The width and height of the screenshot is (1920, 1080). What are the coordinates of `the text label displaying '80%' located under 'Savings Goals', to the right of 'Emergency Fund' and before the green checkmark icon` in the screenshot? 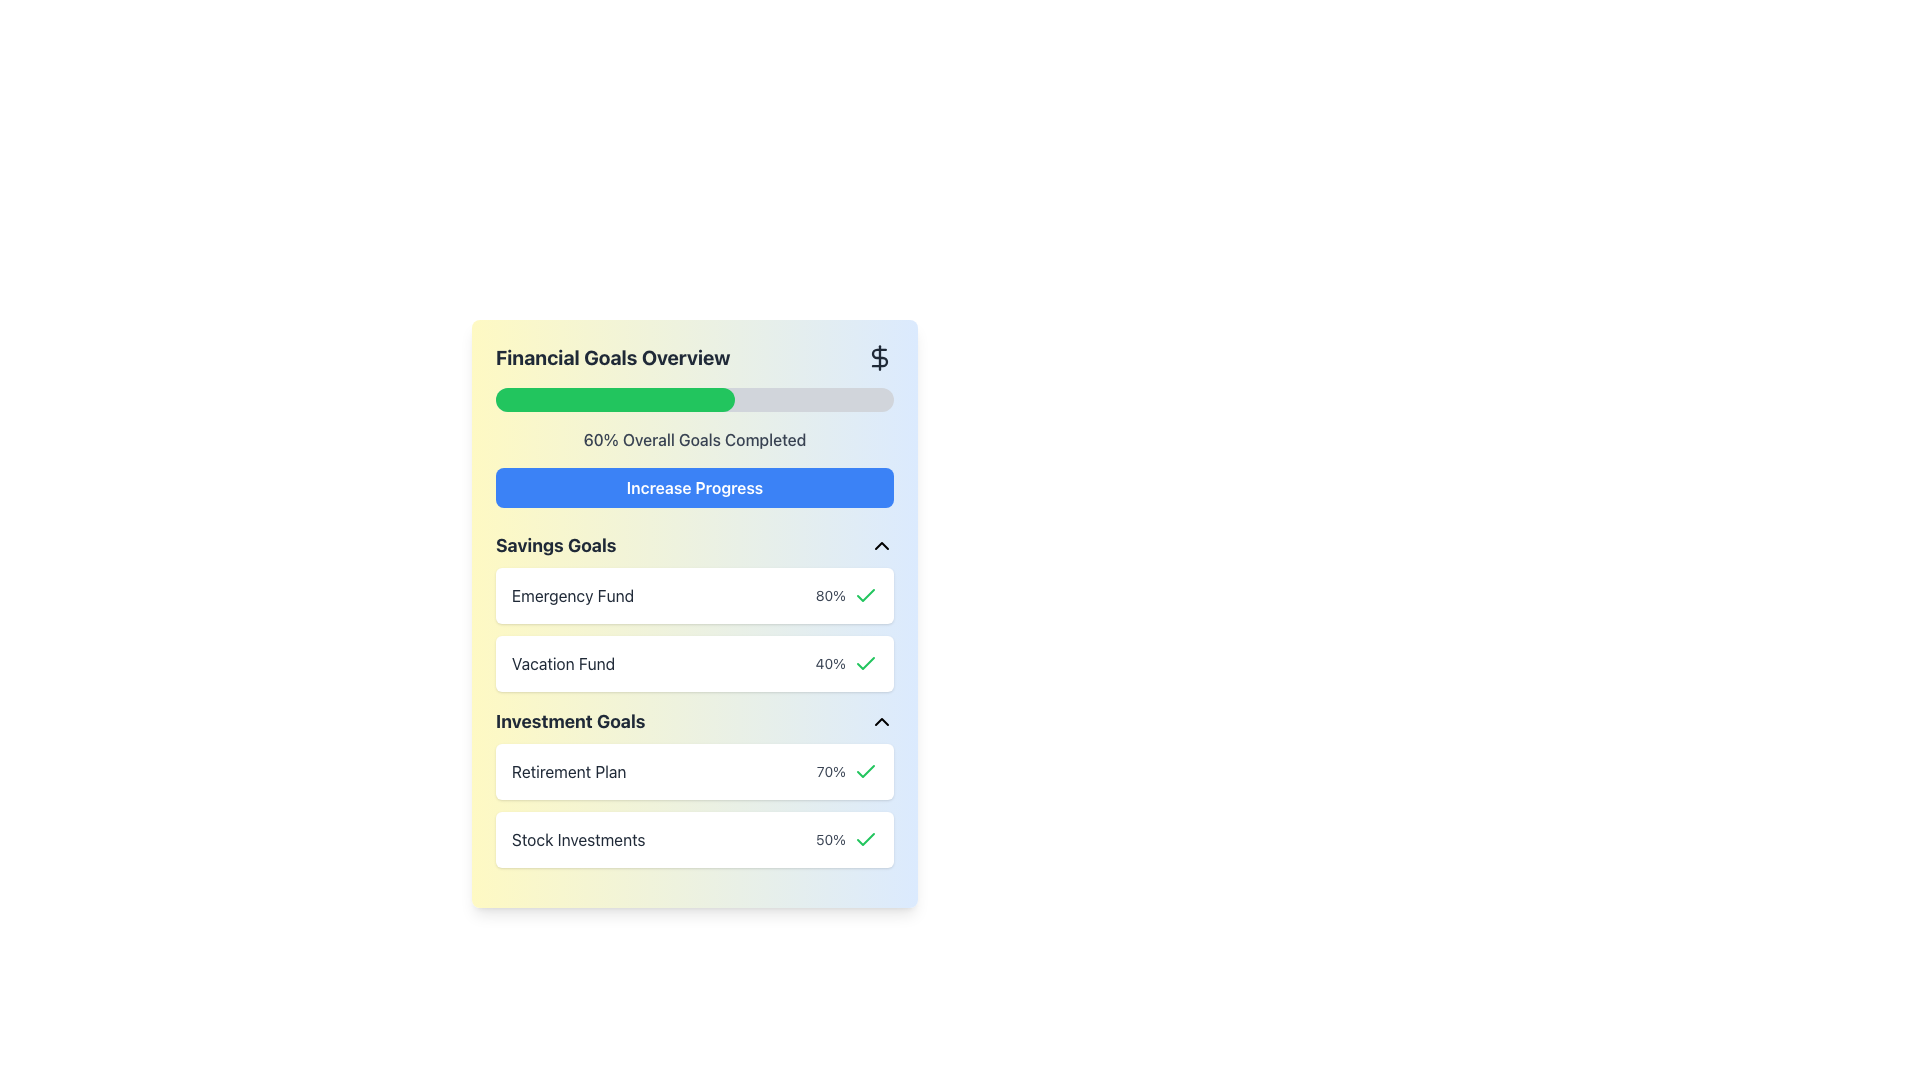 It's located at (830, 595).